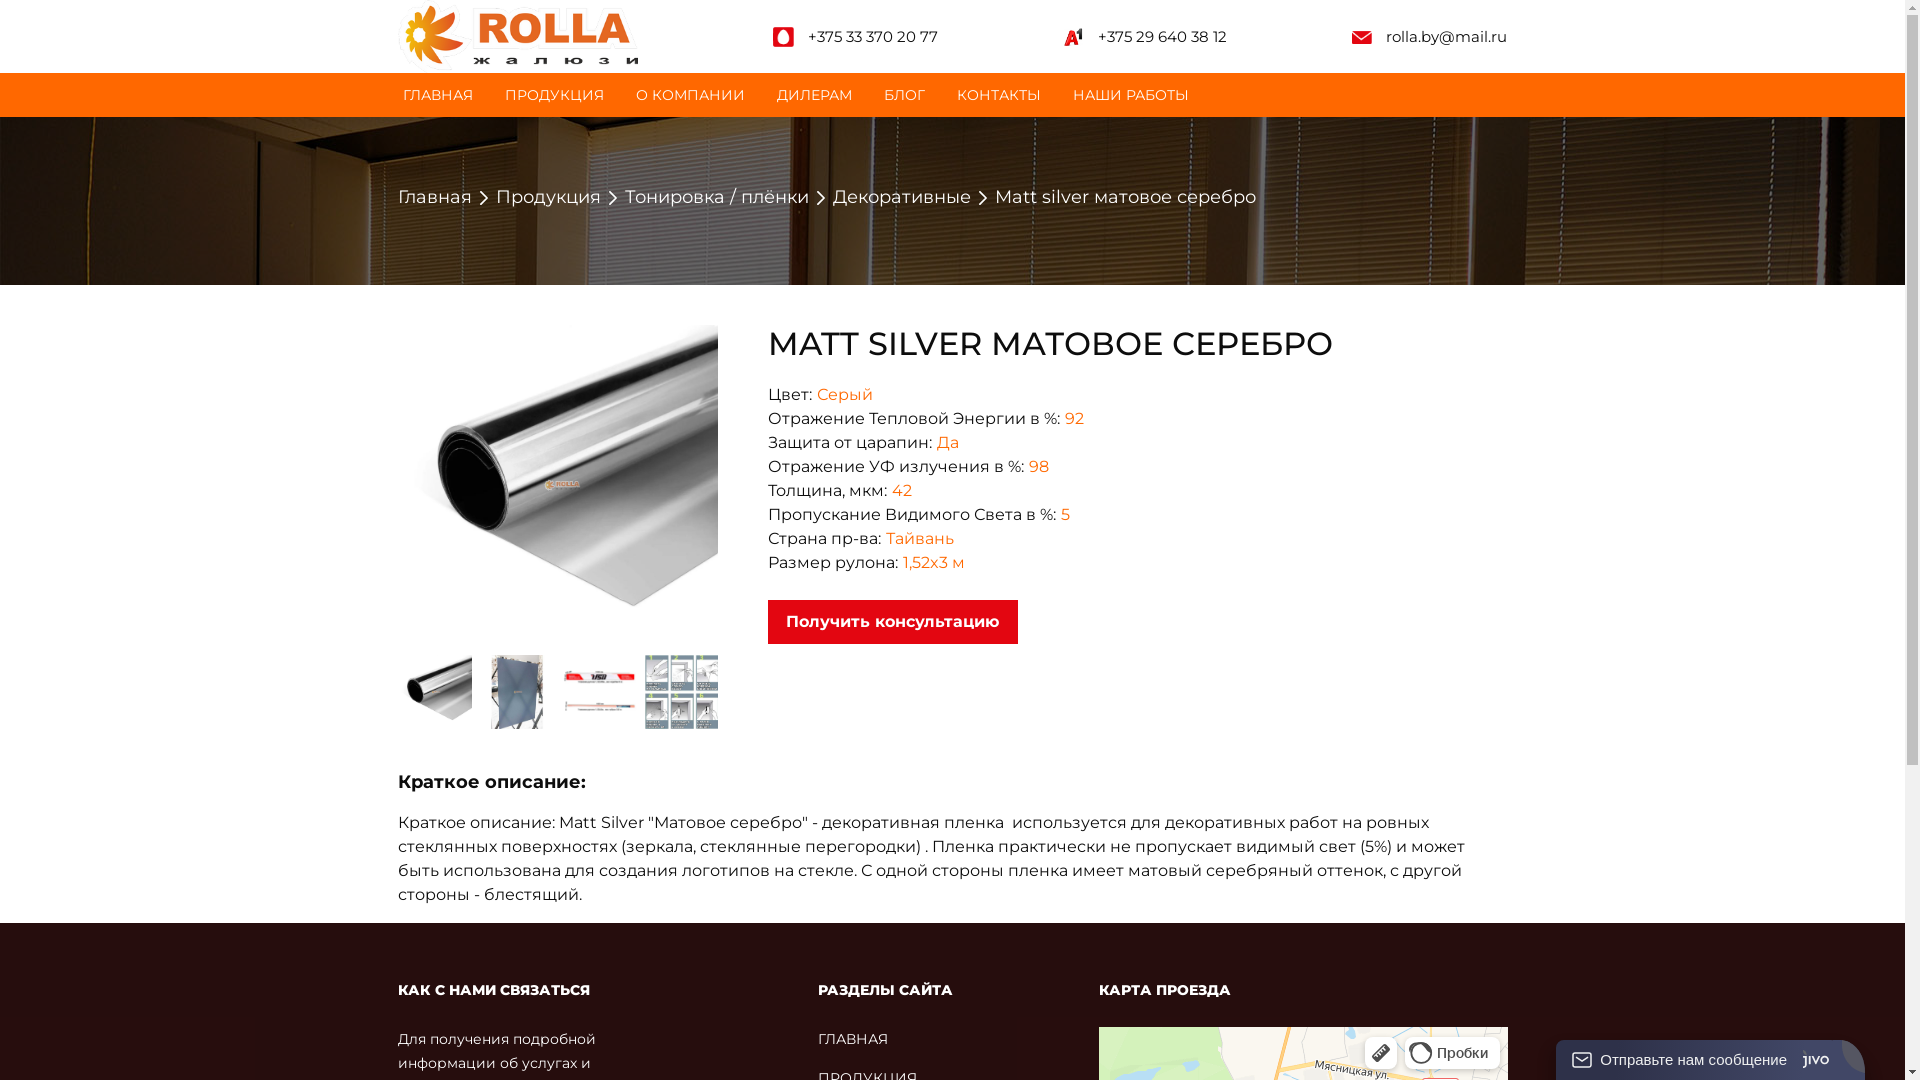 The width and height of the screenshot is (1920, 1080). I want to click on '+375 33 370 20 77', so click(873, 35).